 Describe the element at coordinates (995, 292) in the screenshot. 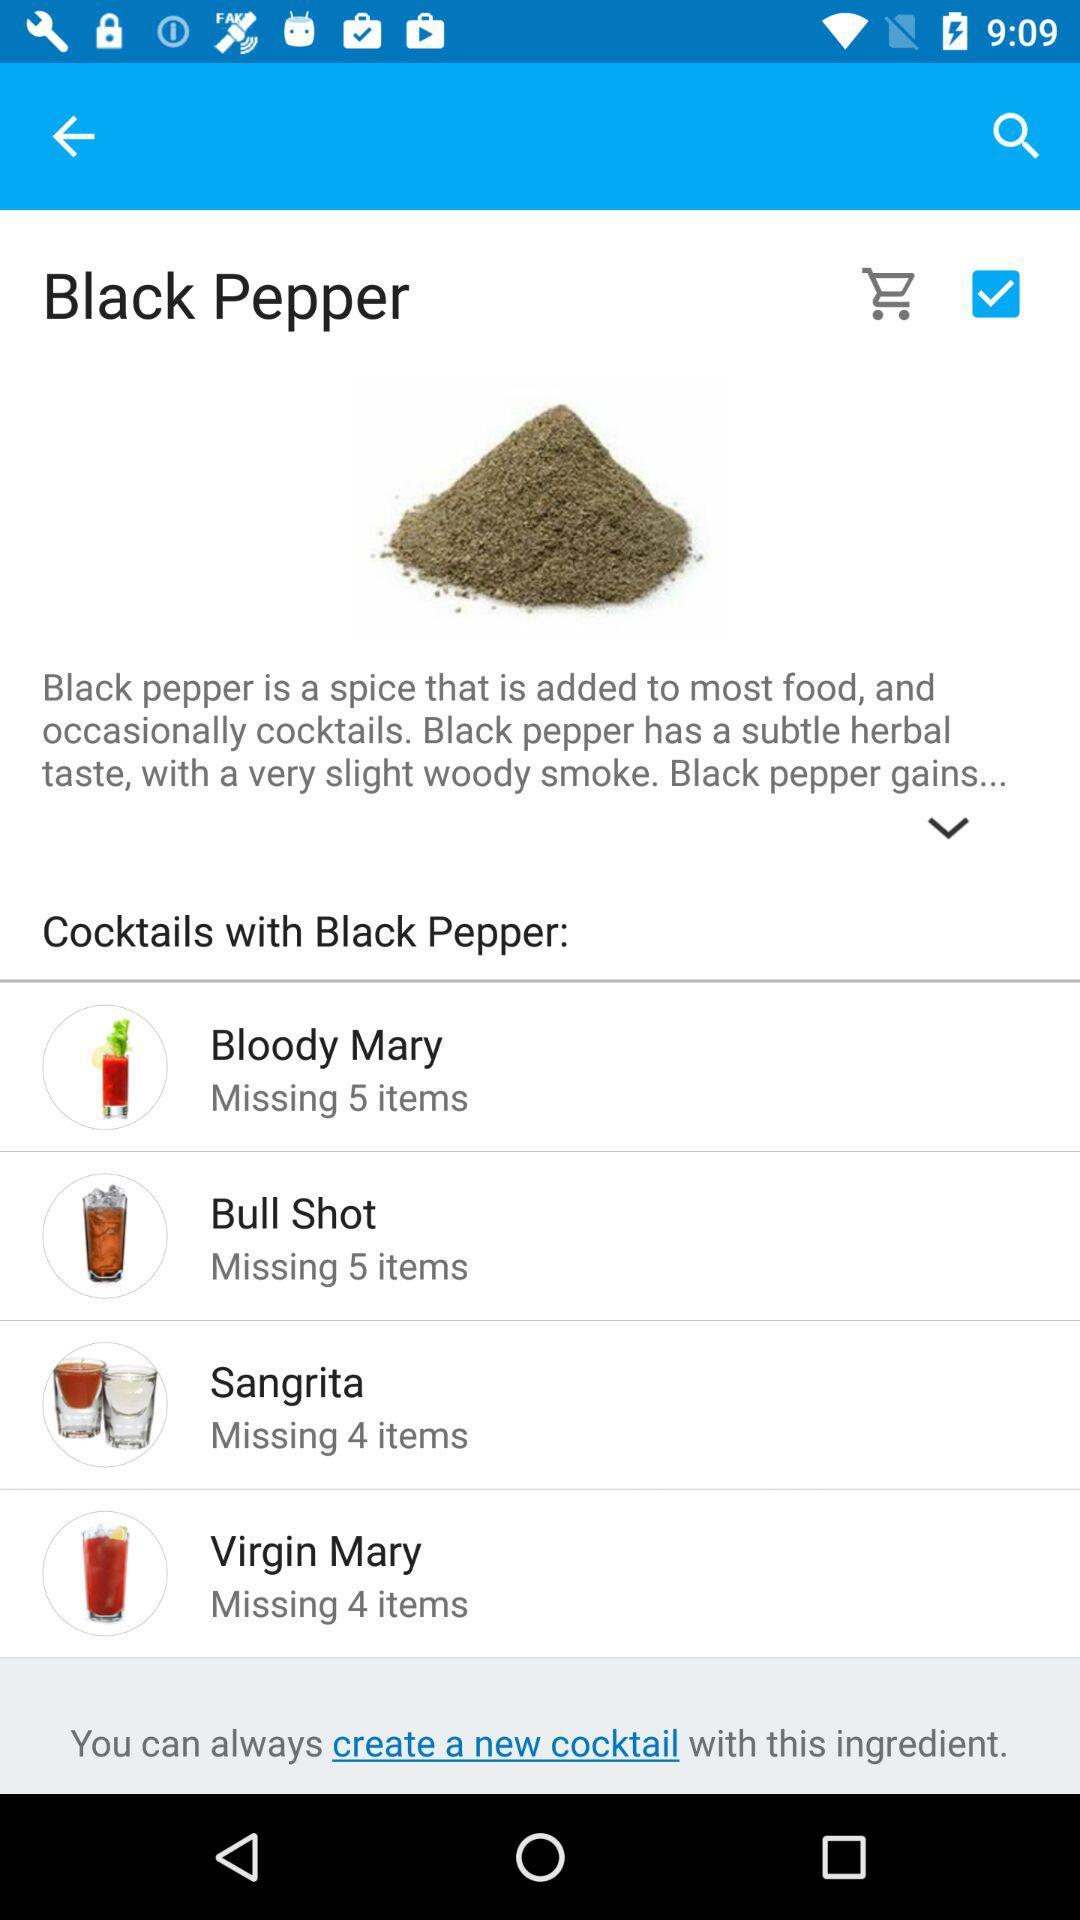

I see `from menu` at that location.